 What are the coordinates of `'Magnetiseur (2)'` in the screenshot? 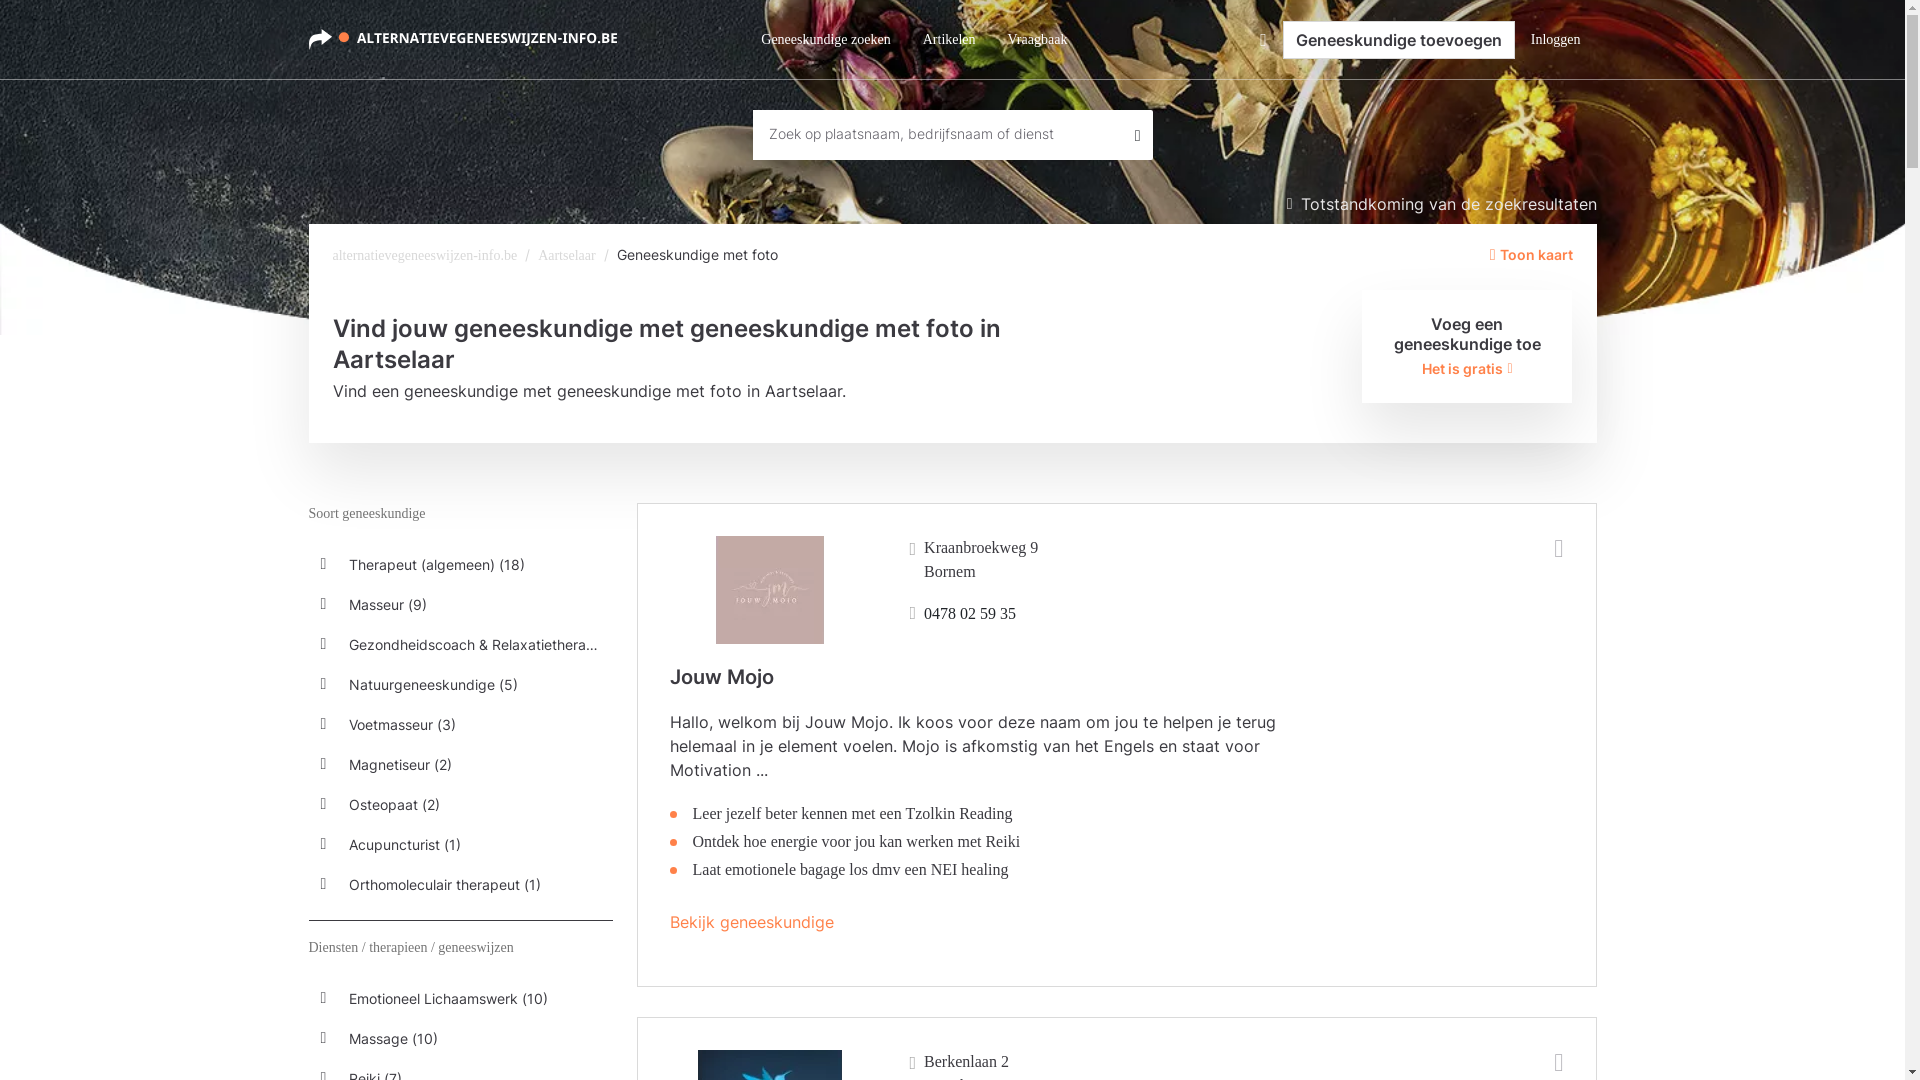 It's located at (459, 763).